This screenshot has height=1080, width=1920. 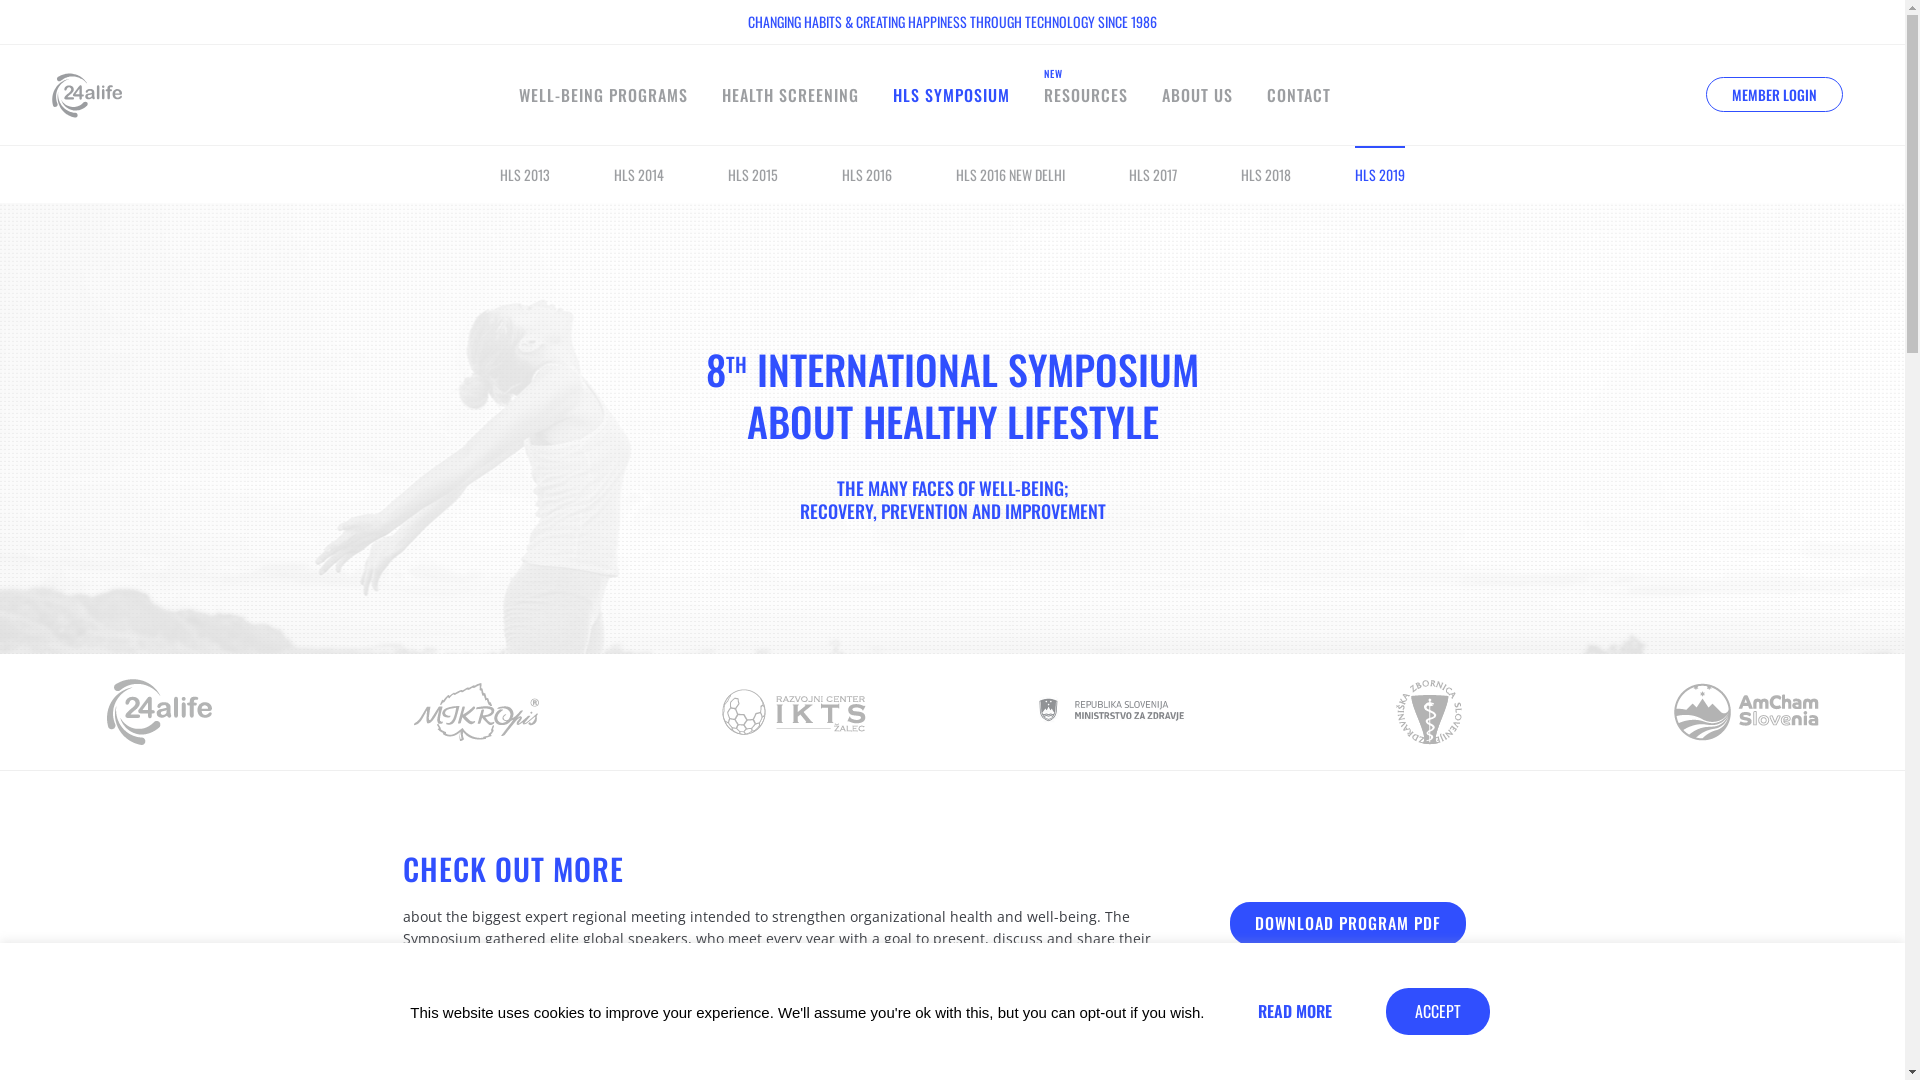 I want to click on 'READ MORE', so click(x=1295, y=1011).